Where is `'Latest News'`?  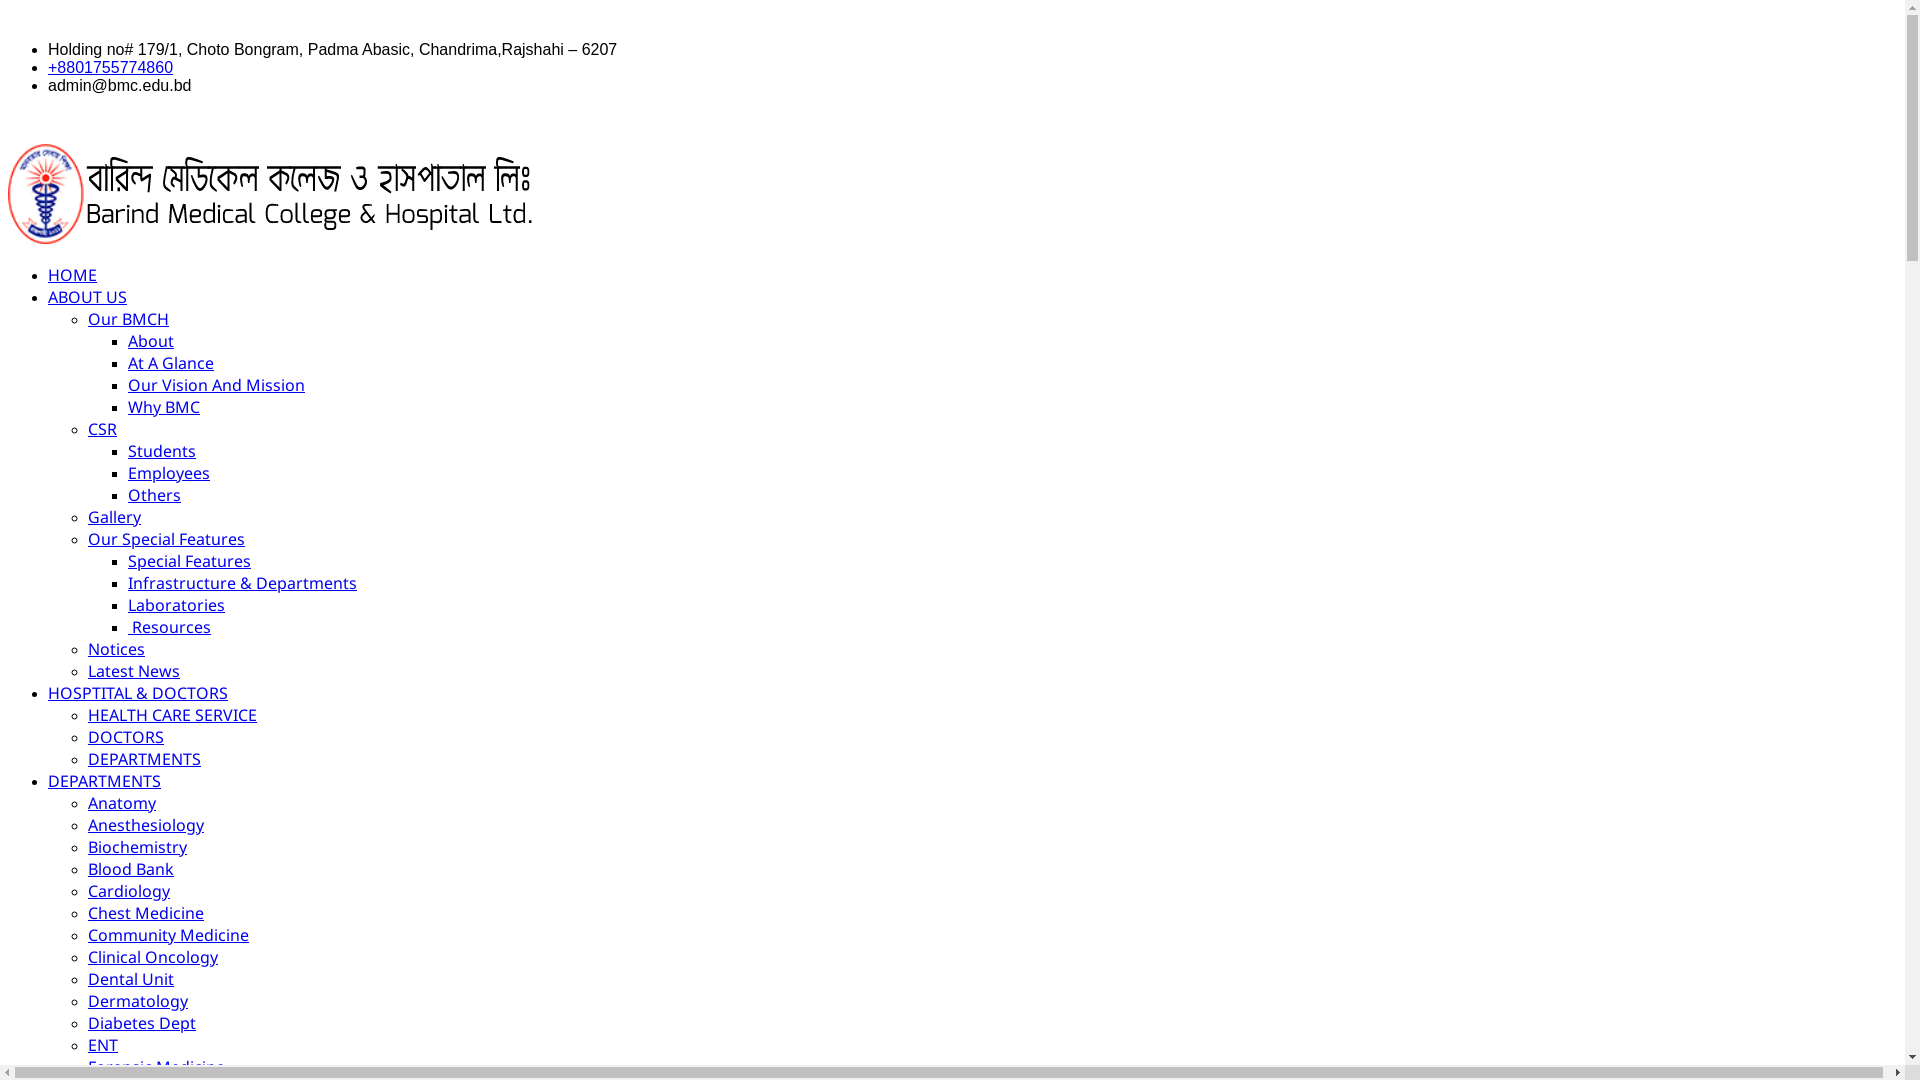
'Latest News' is located at coordinates (133, 671).